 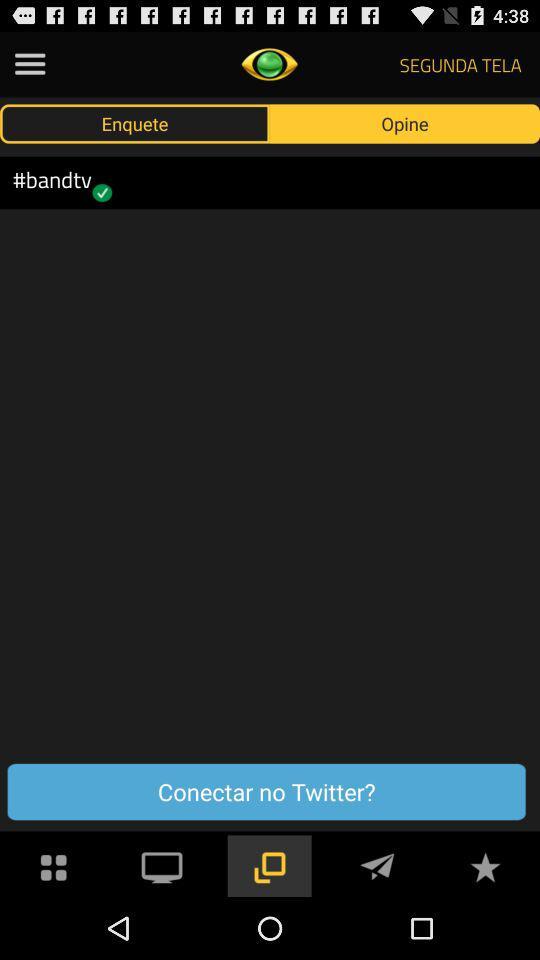 What do you see at coordinates (266, 792) in the screenshot?
I see `conectar no twitter? item` at bounding box center [266, 792].